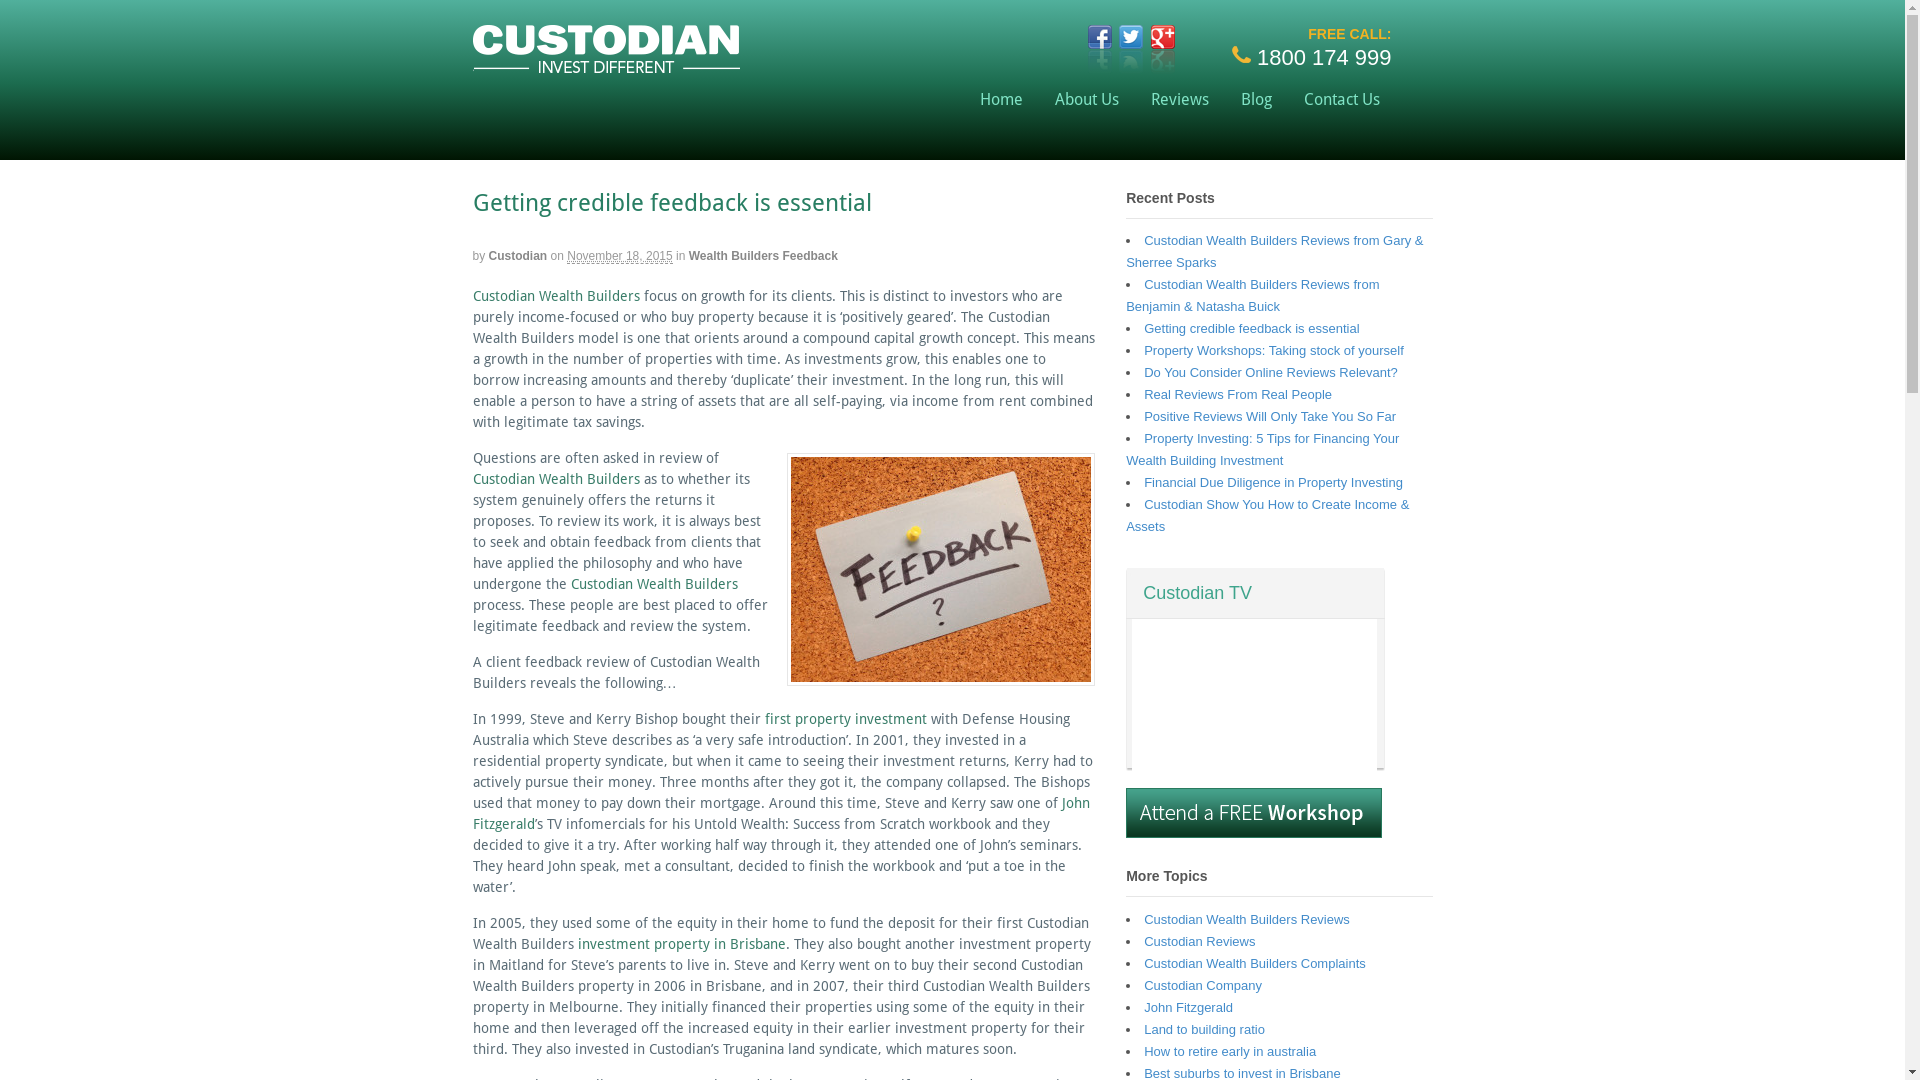 The height and width of the screenshot is (1080, 1920). What do you see at coordinates (1228, 1050) in the screenshot?
I see `'How to retire early in australia'` at bounding box center [1228, 1050].